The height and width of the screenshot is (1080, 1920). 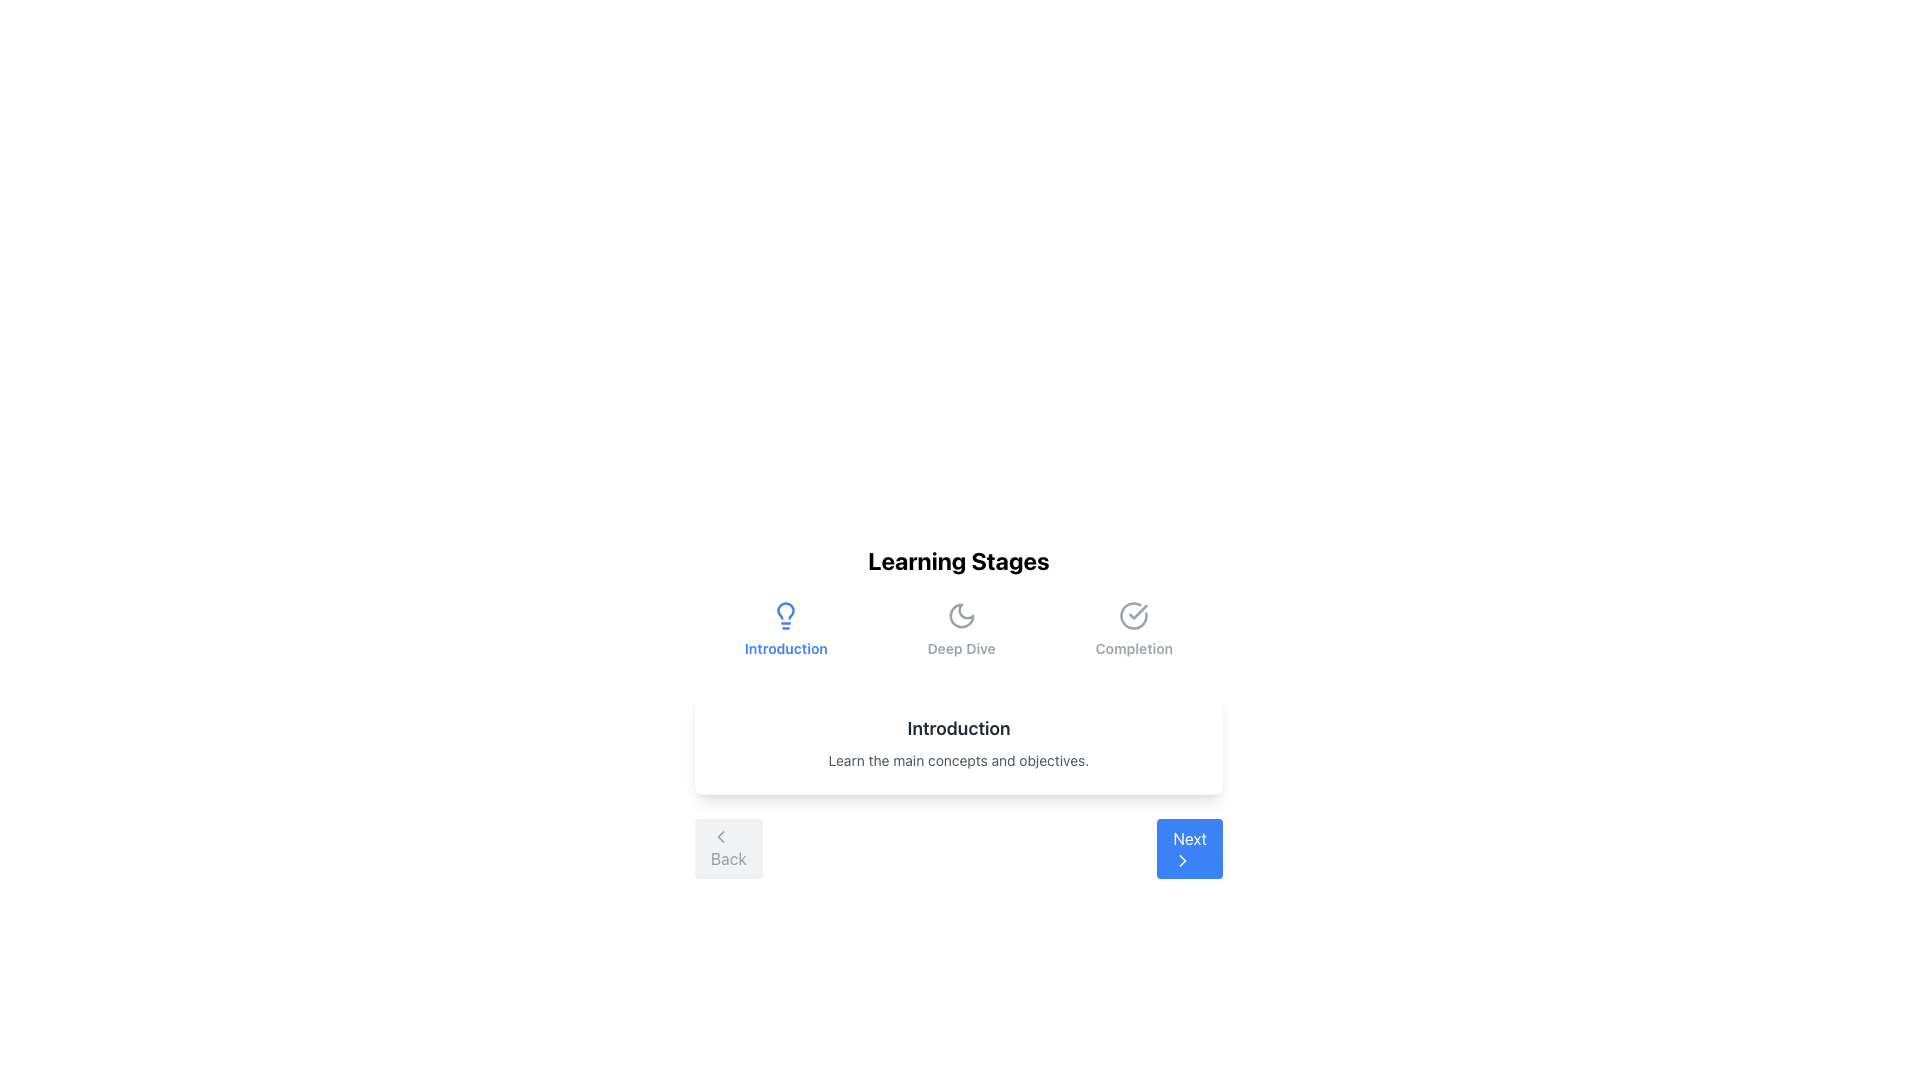 What do you see at coordinates (961, 628) in the screenshot?
I see `the non-interactive visual indicator denoting the 'Deep Dive' phase in the bottom center region of the interface` at bounding box center [961, 628].